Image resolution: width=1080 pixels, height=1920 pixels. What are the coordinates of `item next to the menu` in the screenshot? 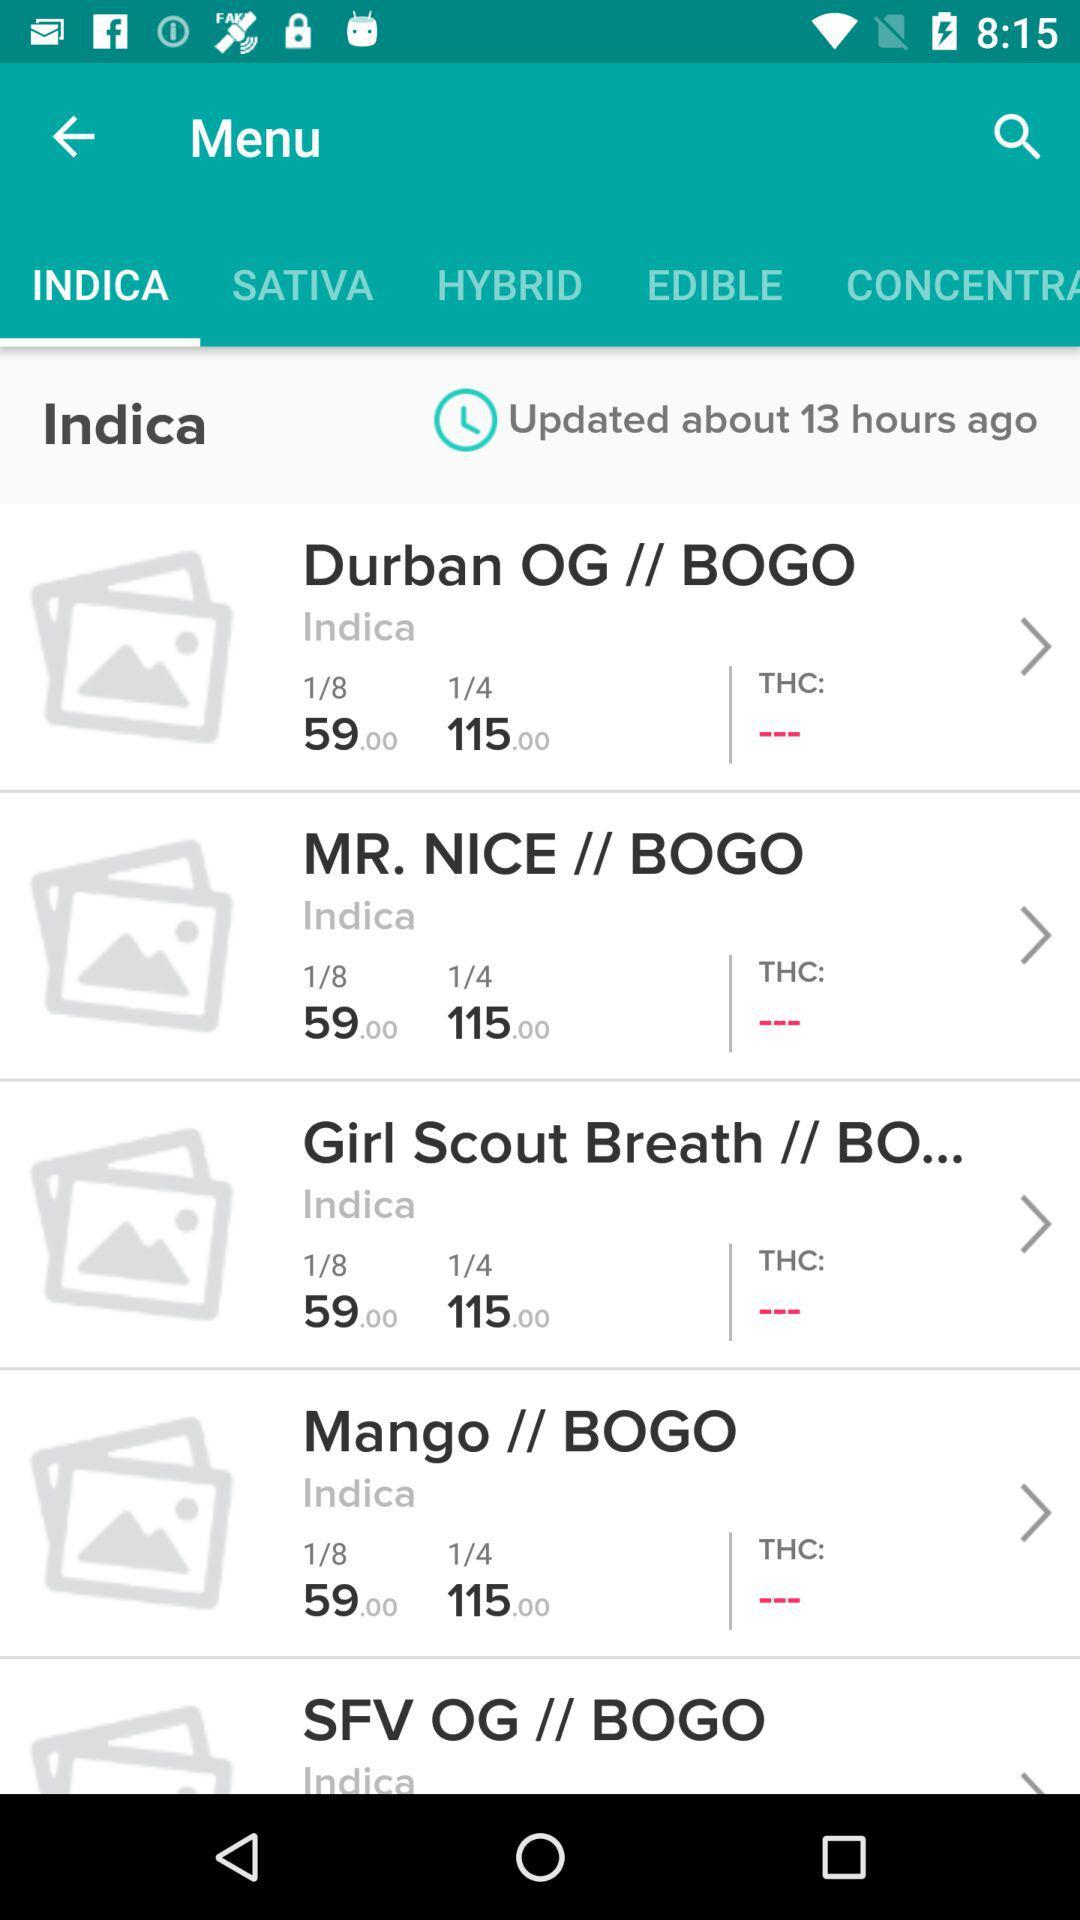 It's located at (72, 135).